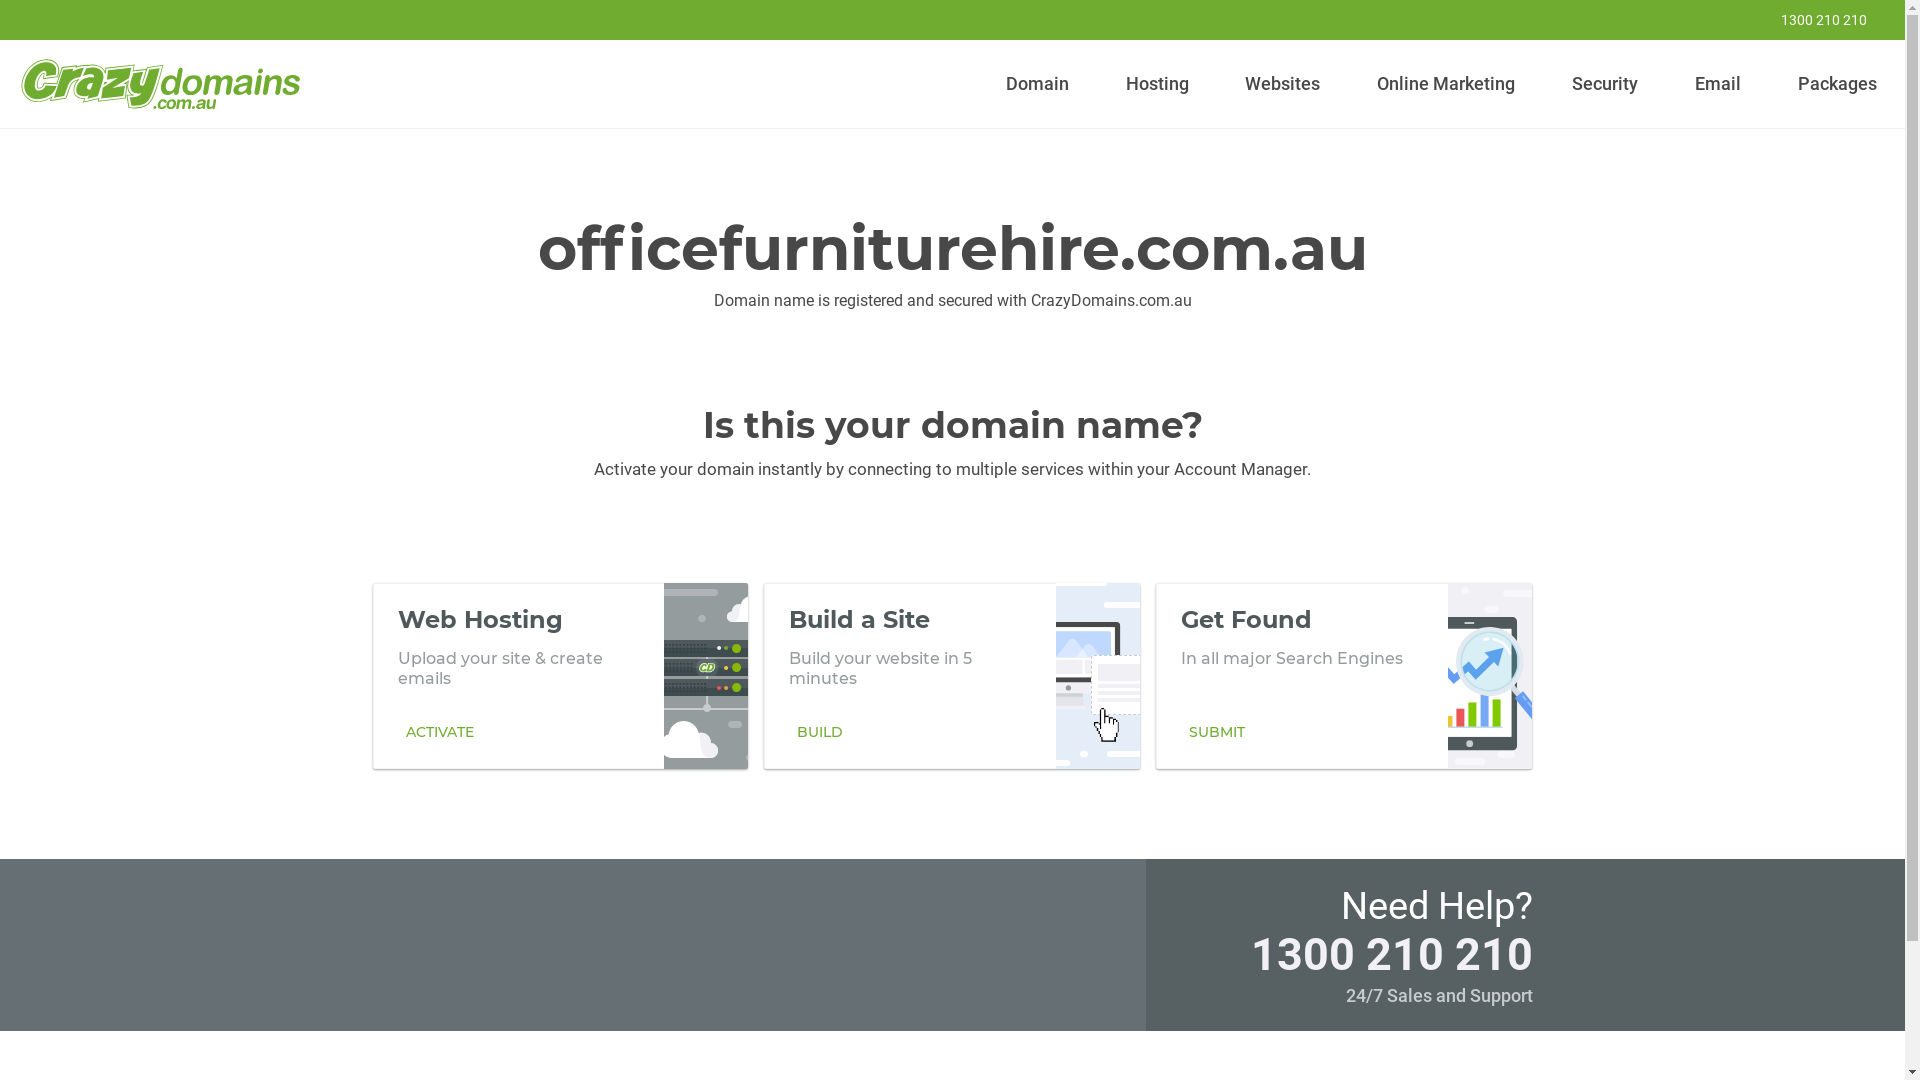 This screenshot has height=1080, width=1920. Describe the element at coordinates (950, 675) in the screenshot. I see `'Build a Site` at that location.